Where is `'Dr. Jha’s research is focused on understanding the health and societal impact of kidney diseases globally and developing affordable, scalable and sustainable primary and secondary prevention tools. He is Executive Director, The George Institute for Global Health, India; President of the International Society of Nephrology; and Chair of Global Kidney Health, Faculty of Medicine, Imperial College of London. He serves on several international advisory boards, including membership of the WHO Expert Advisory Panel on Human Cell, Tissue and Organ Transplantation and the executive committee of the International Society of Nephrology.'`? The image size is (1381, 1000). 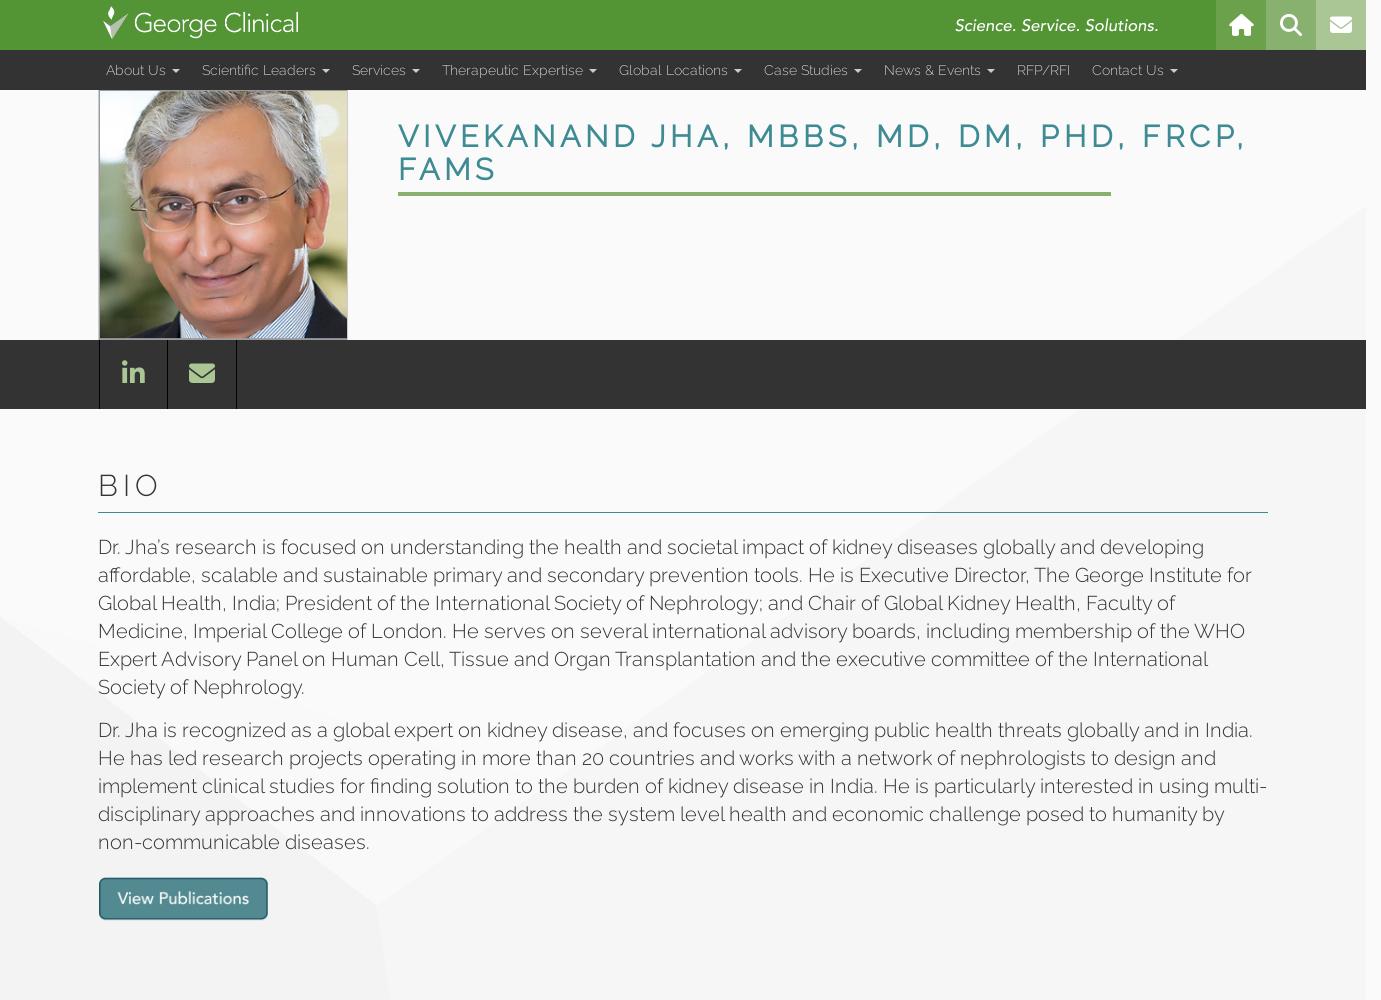 'Dr. Jha’s research is focused on understanding the health and societal impact of kidney diseases globally and developing affordable, scalable and sustainable primary and secondary prevention tools. He is Executive Director, The George Institute for Global Health, India; President of the International Society of Nephrology; and Chair of Global Kidney Health, Faculty of Medicine, Imperial College of London. He serves on several international advisory boards, including membership of the WHO Expert Advisory Panel on Human Cell, Tissue and Organ Transplantation and the executive committee of the International Society of Nephrology.' is located at coordinates (674, 616).